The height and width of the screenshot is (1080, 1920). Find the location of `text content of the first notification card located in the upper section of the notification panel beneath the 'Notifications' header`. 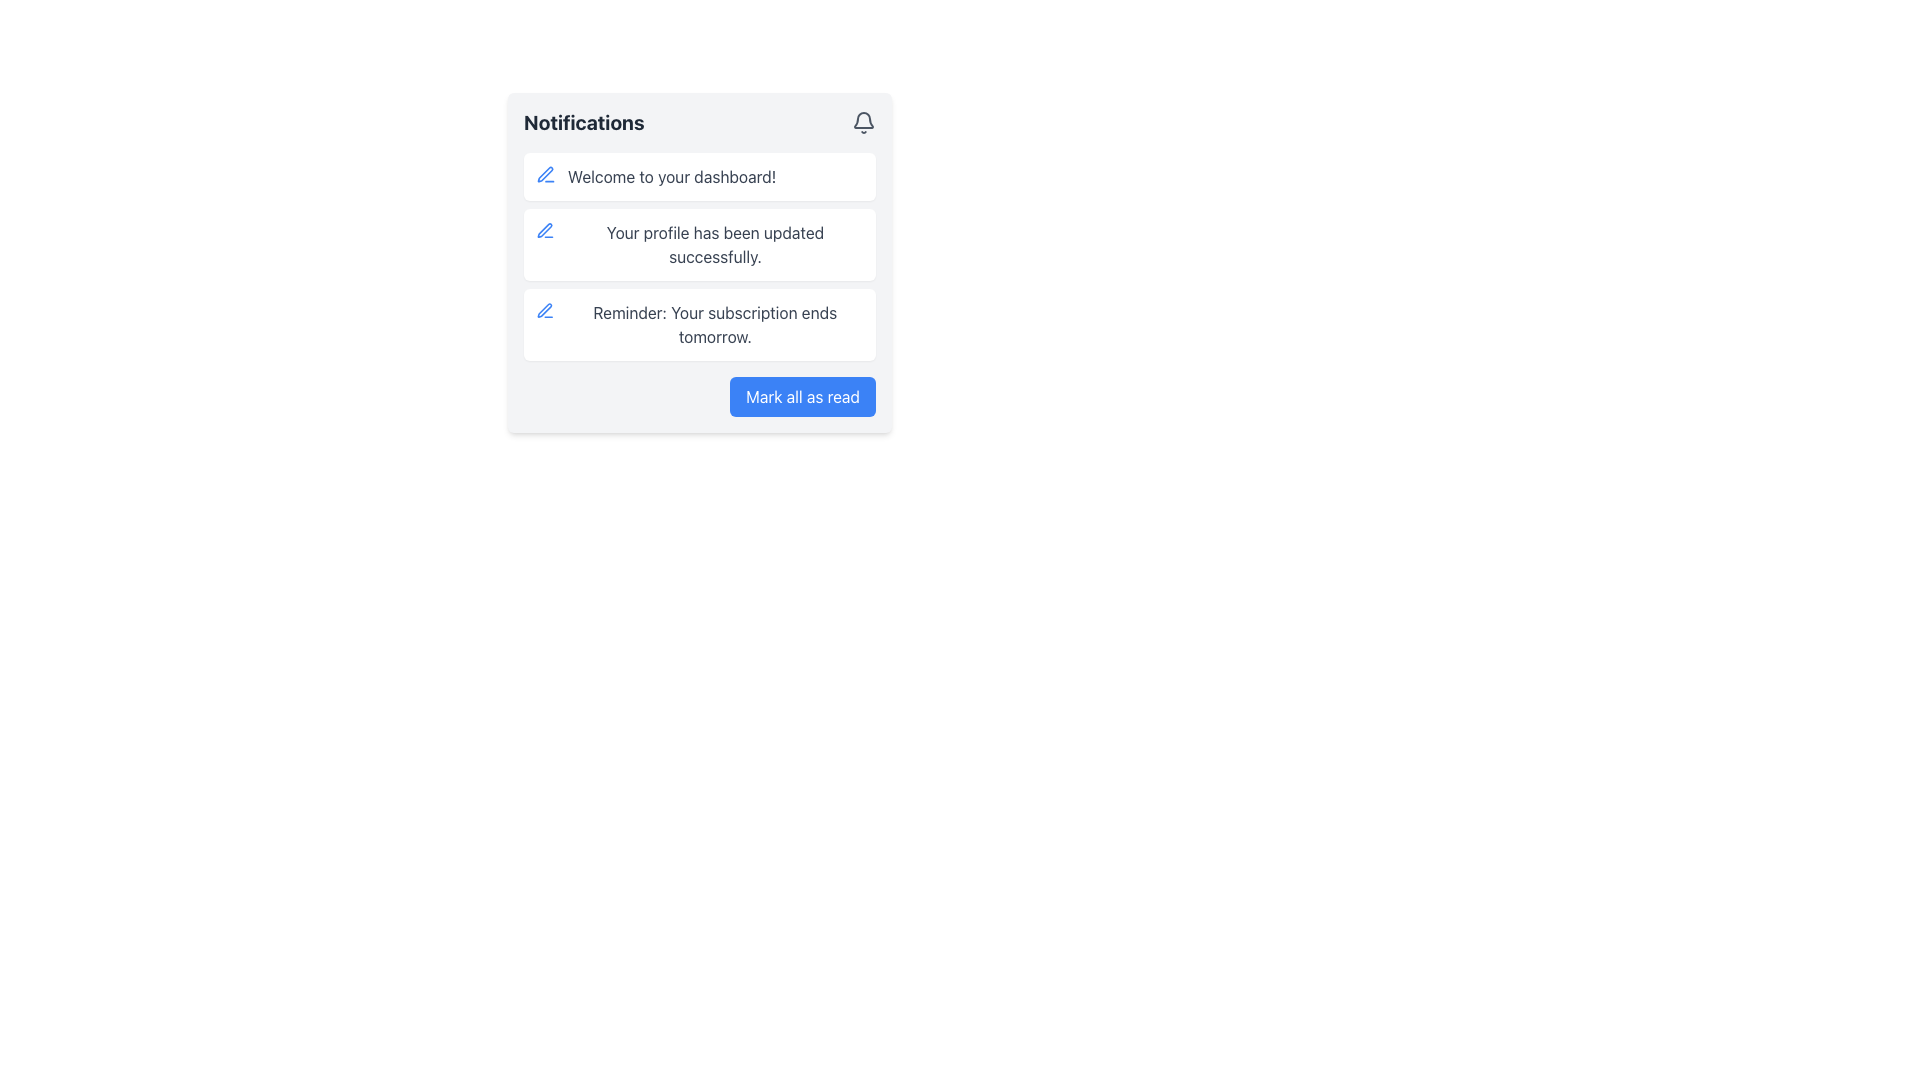

text content of the first notification card located in the upper section of the notification panel beneath the 'Notifications' header is located at coordinates (700, 176).